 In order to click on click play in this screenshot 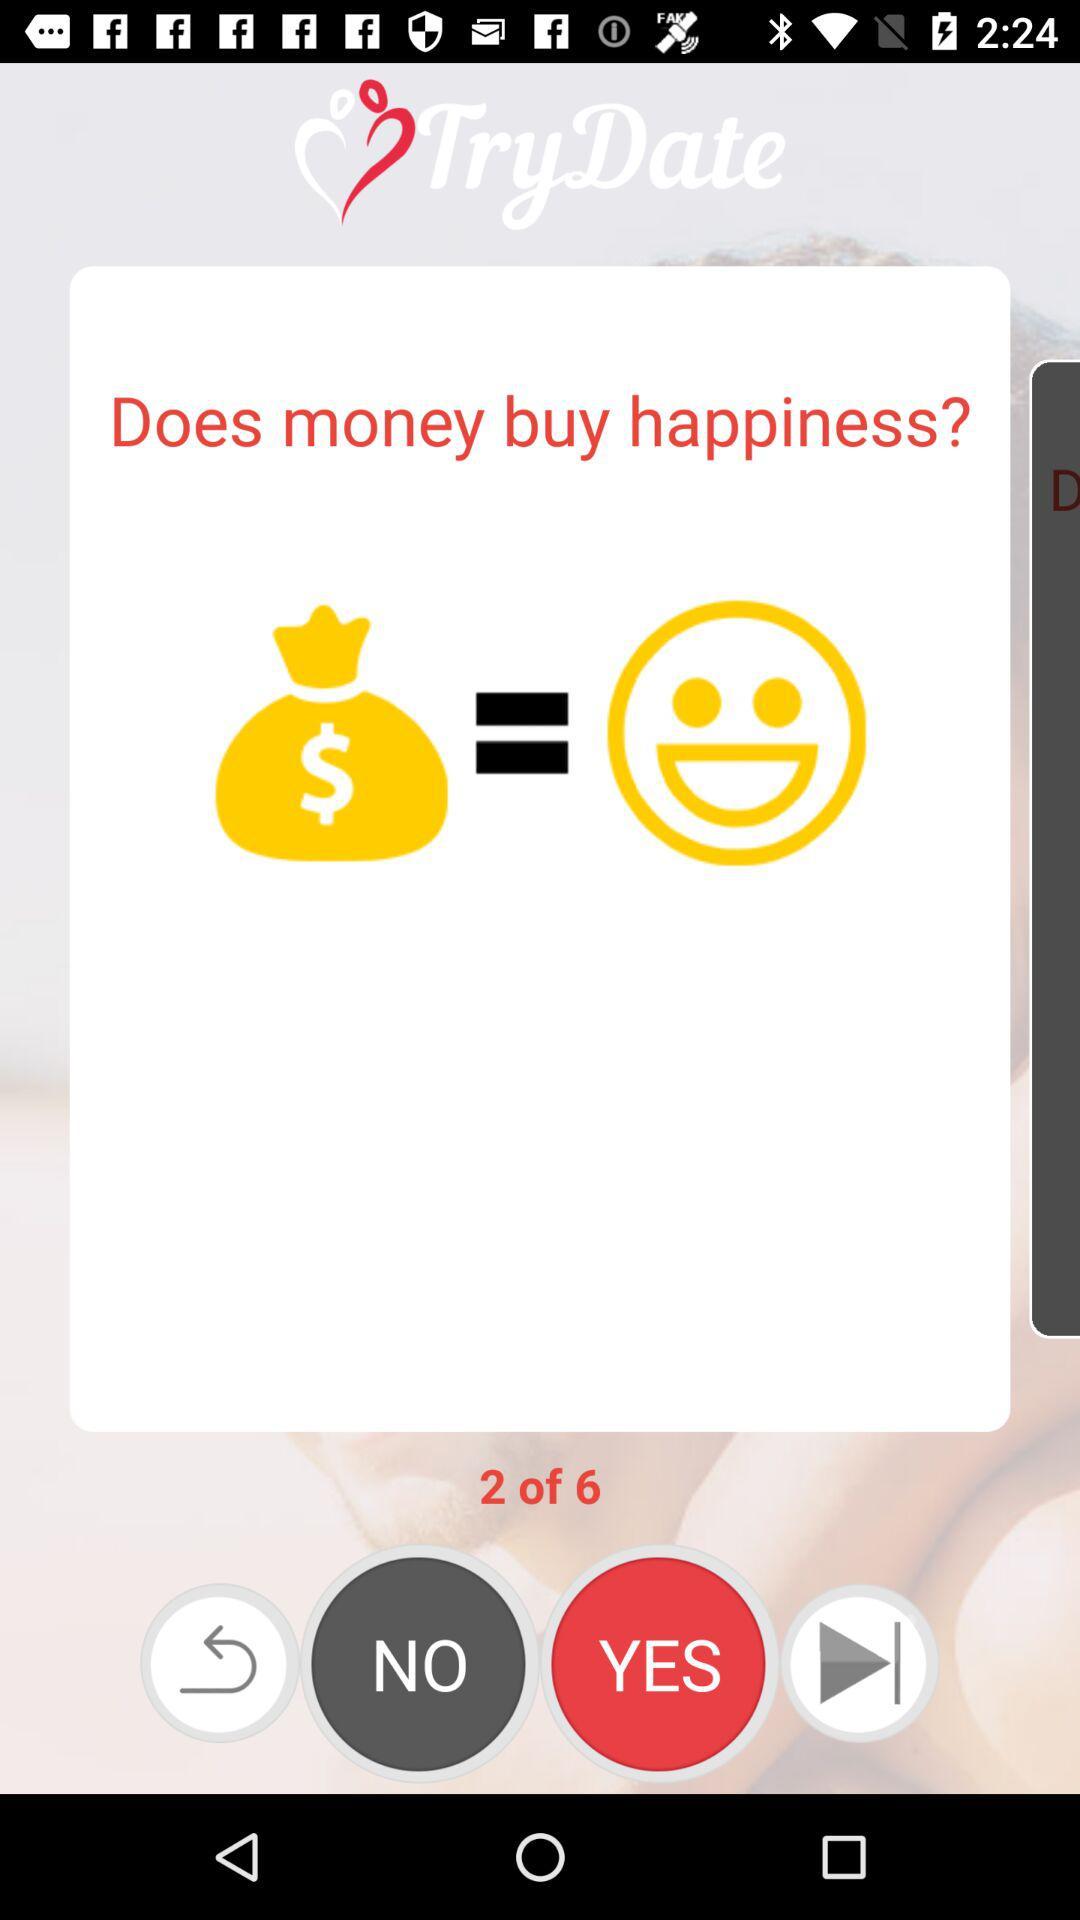, I will do `click(858, 1663)`.